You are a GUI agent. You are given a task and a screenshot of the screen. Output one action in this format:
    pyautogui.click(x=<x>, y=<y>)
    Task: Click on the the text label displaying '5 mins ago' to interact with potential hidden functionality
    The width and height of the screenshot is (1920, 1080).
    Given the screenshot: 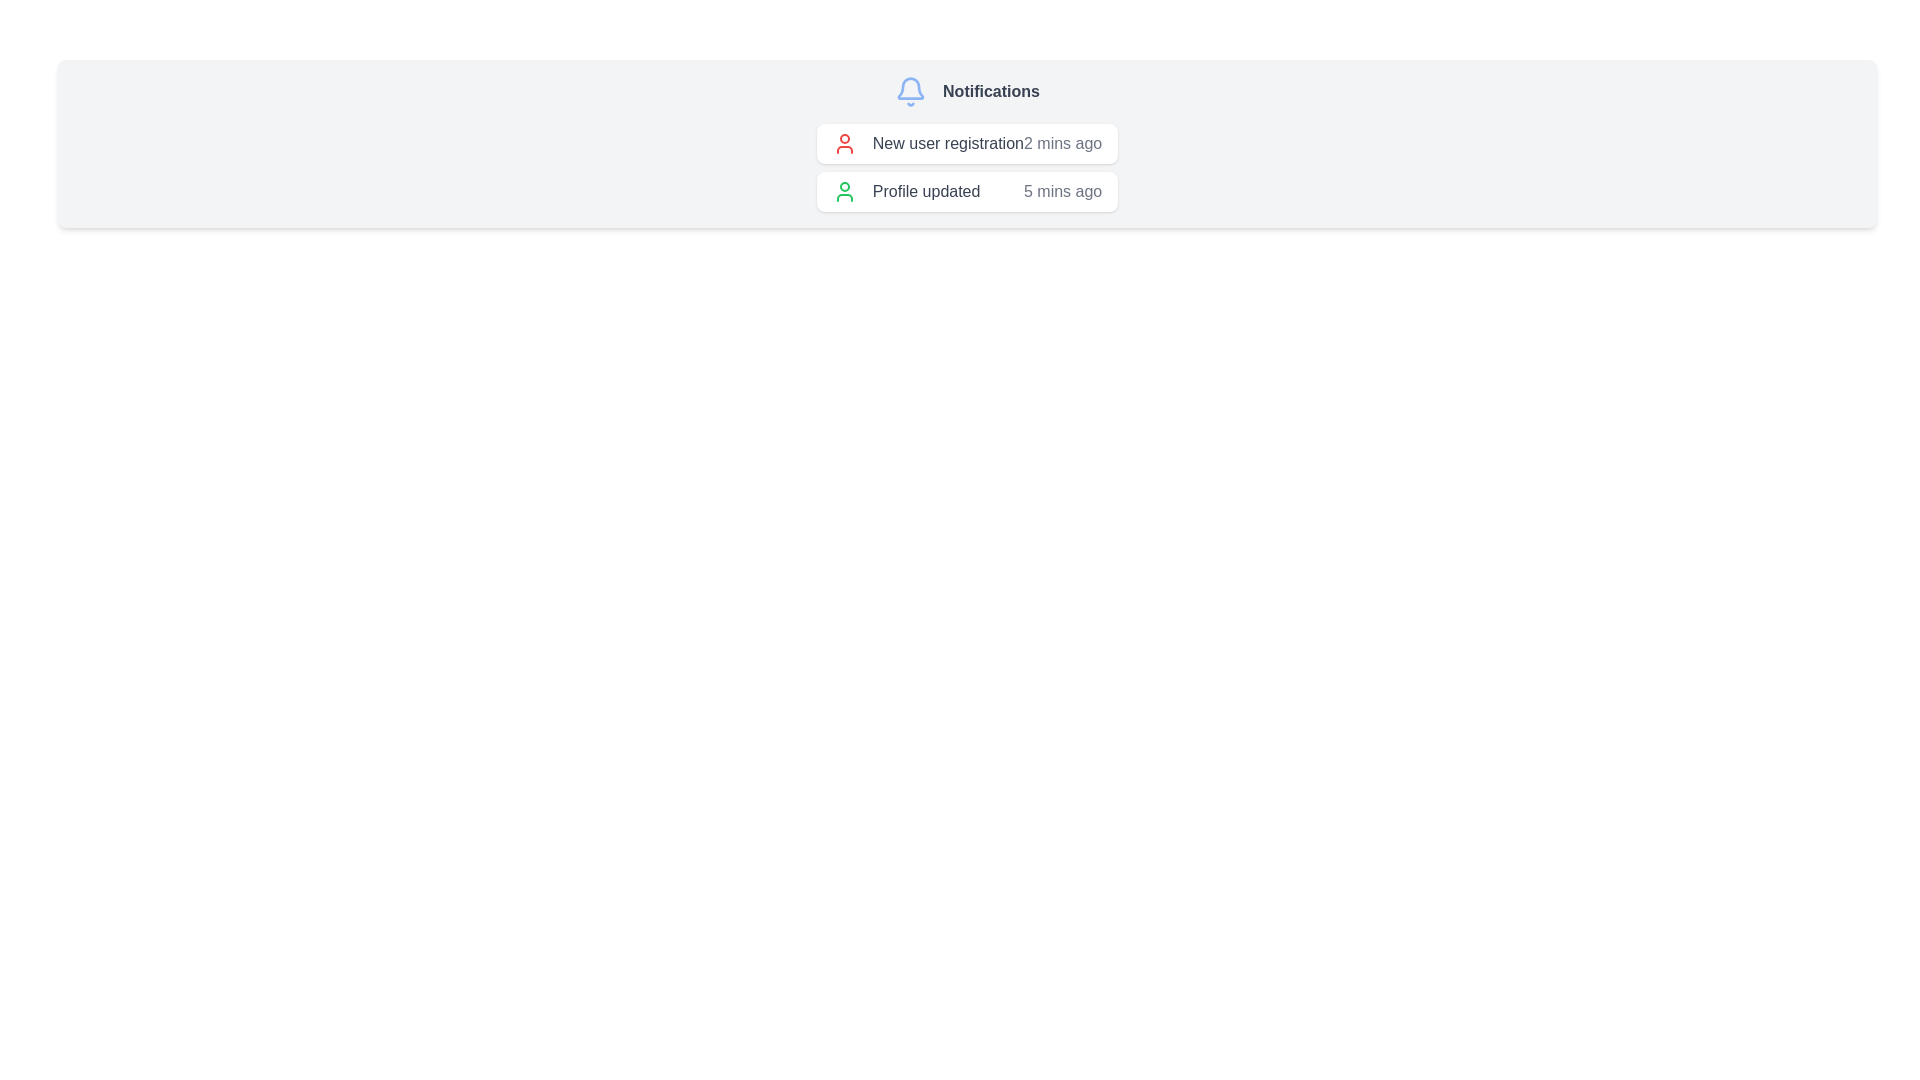 What is the action you would take?
    pyautogui.click(x=1062, y=192)
    